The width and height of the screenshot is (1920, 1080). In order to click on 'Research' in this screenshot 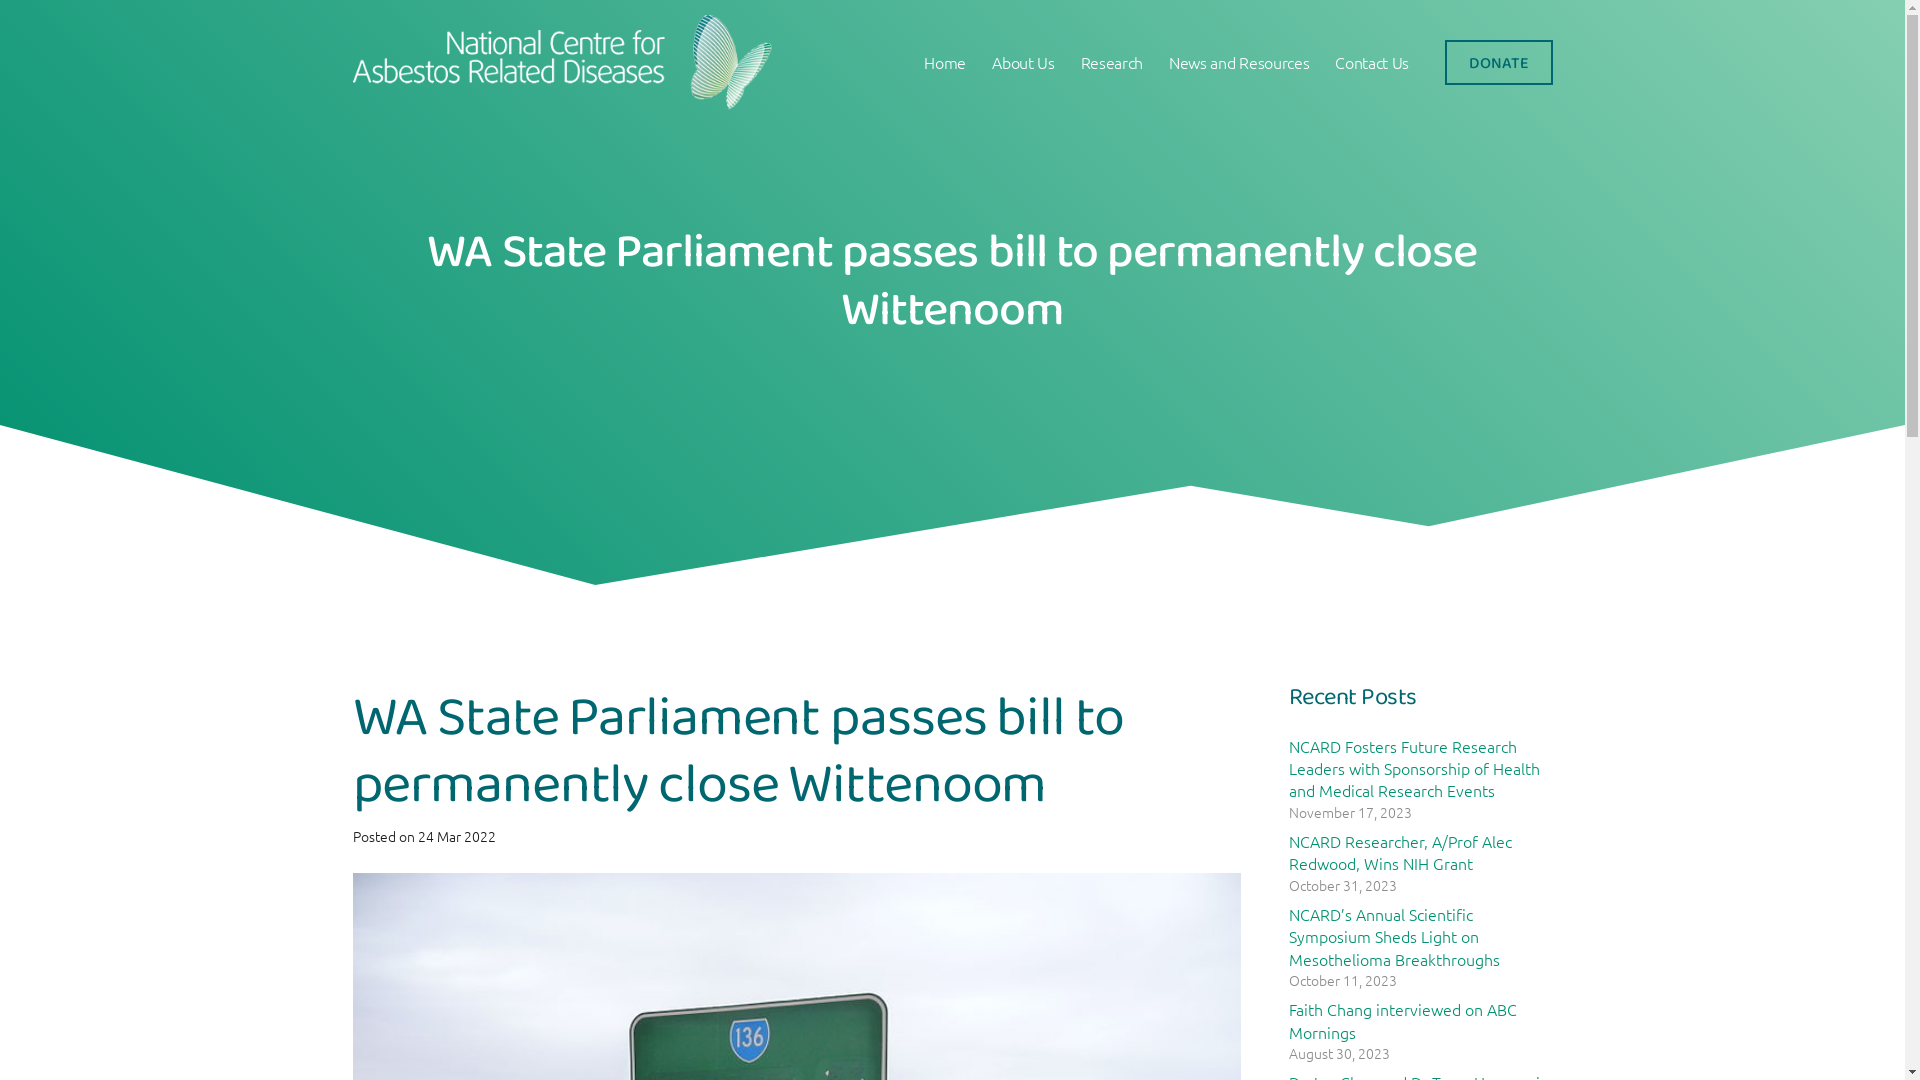, I will do `click(1111, 61)`.